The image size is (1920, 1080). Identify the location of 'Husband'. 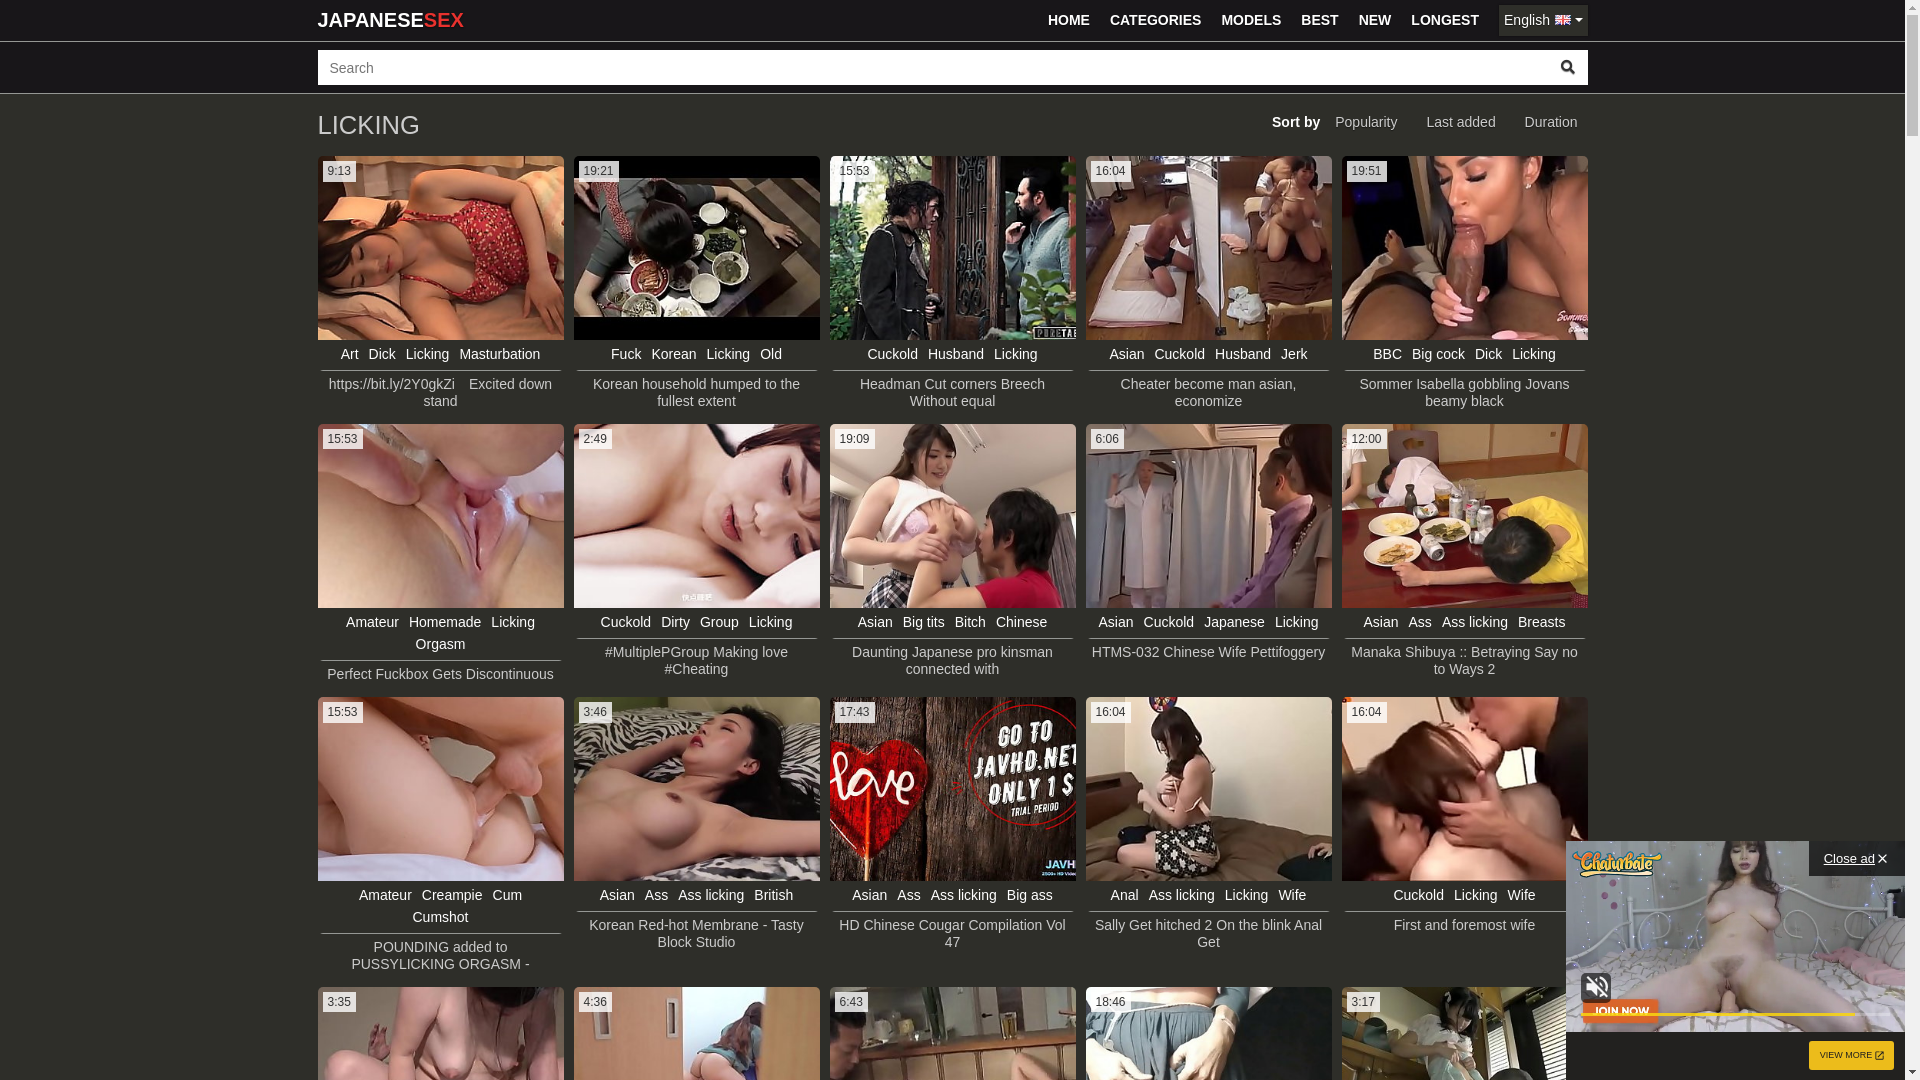
(954, 353).